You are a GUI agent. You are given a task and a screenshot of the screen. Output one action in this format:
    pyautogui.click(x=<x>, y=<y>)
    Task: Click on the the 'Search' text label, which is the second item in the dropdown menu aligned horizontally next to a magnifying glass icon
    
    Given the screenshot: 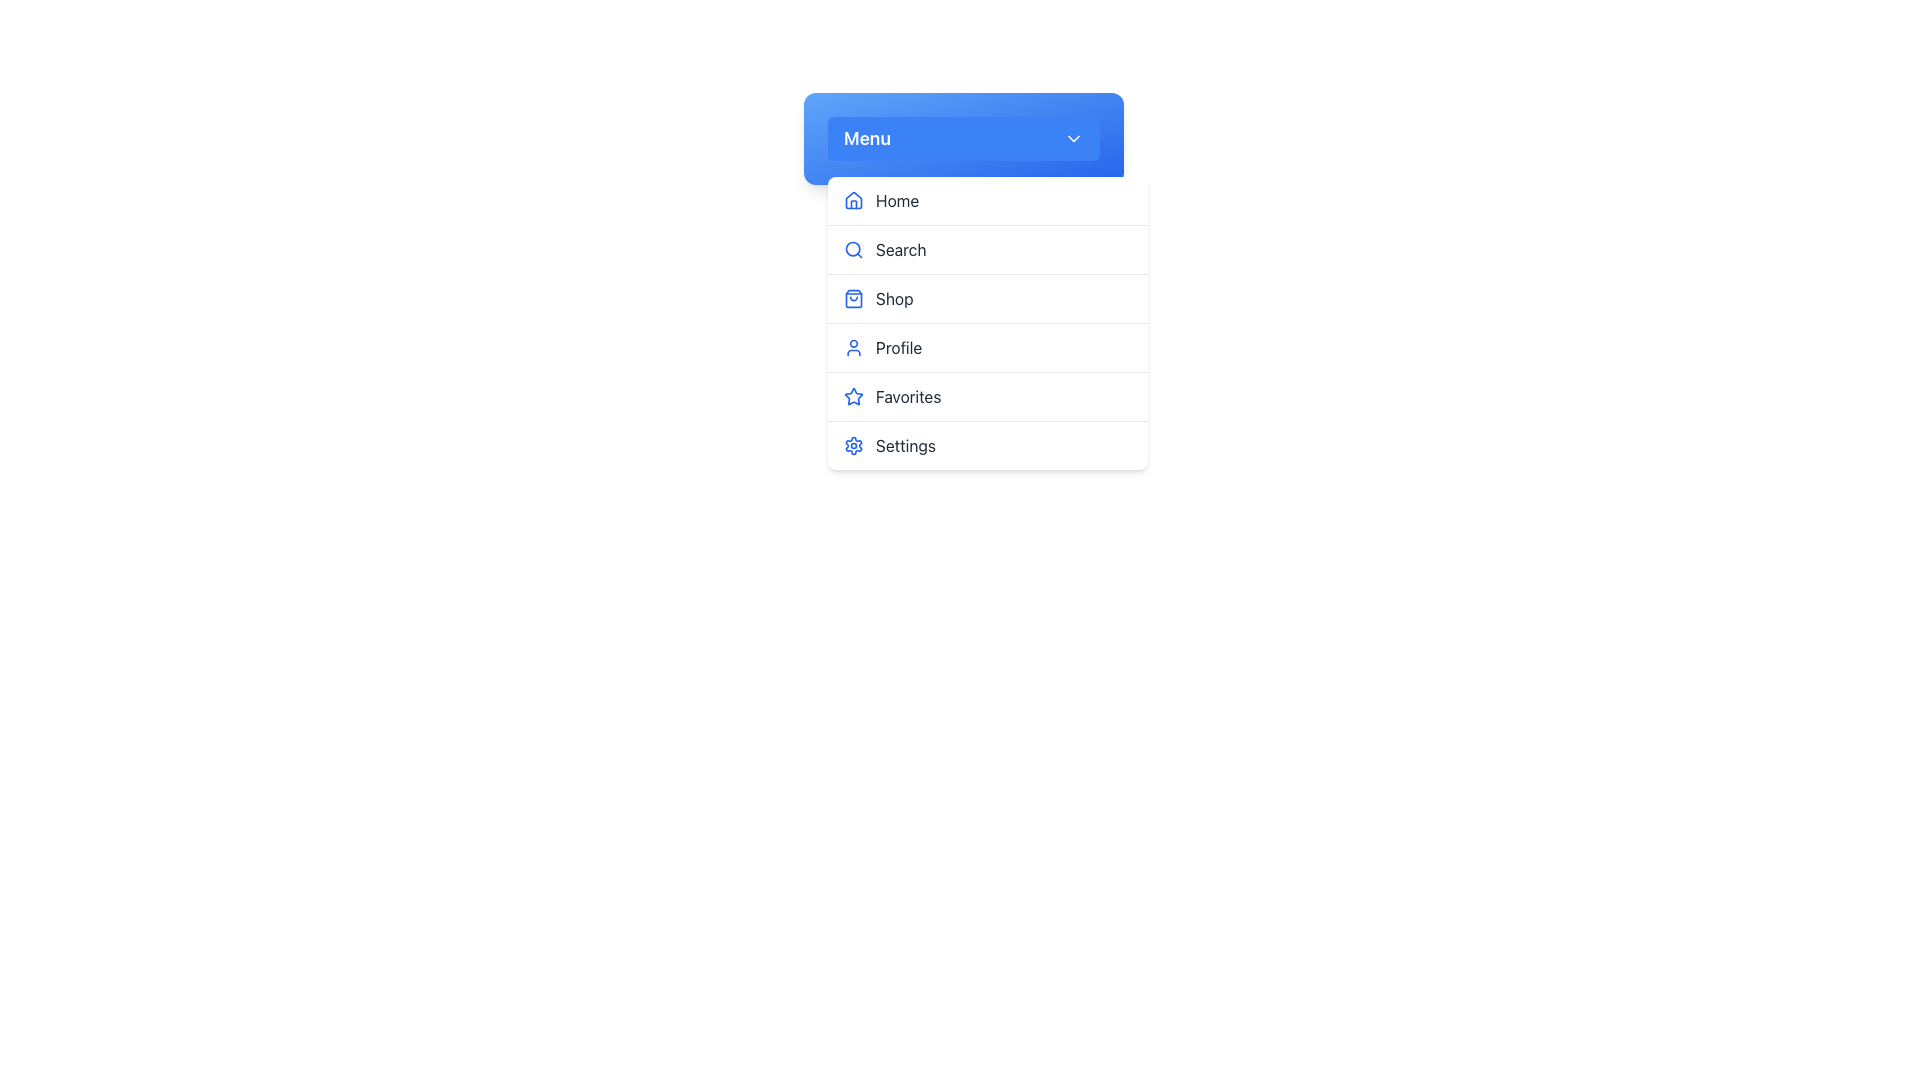 What is the action you would take?
    pyautogui.click(x=900, y=249)
    